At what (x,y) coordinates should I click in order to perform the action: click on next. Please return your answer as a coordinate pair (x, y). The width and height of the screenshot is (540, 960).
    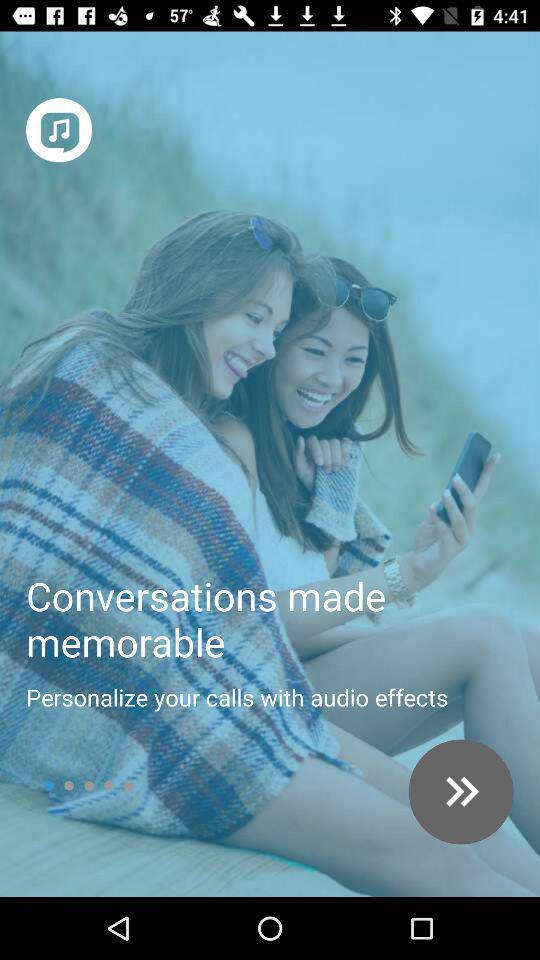
    Looking at the image, I should click on (461, 792).